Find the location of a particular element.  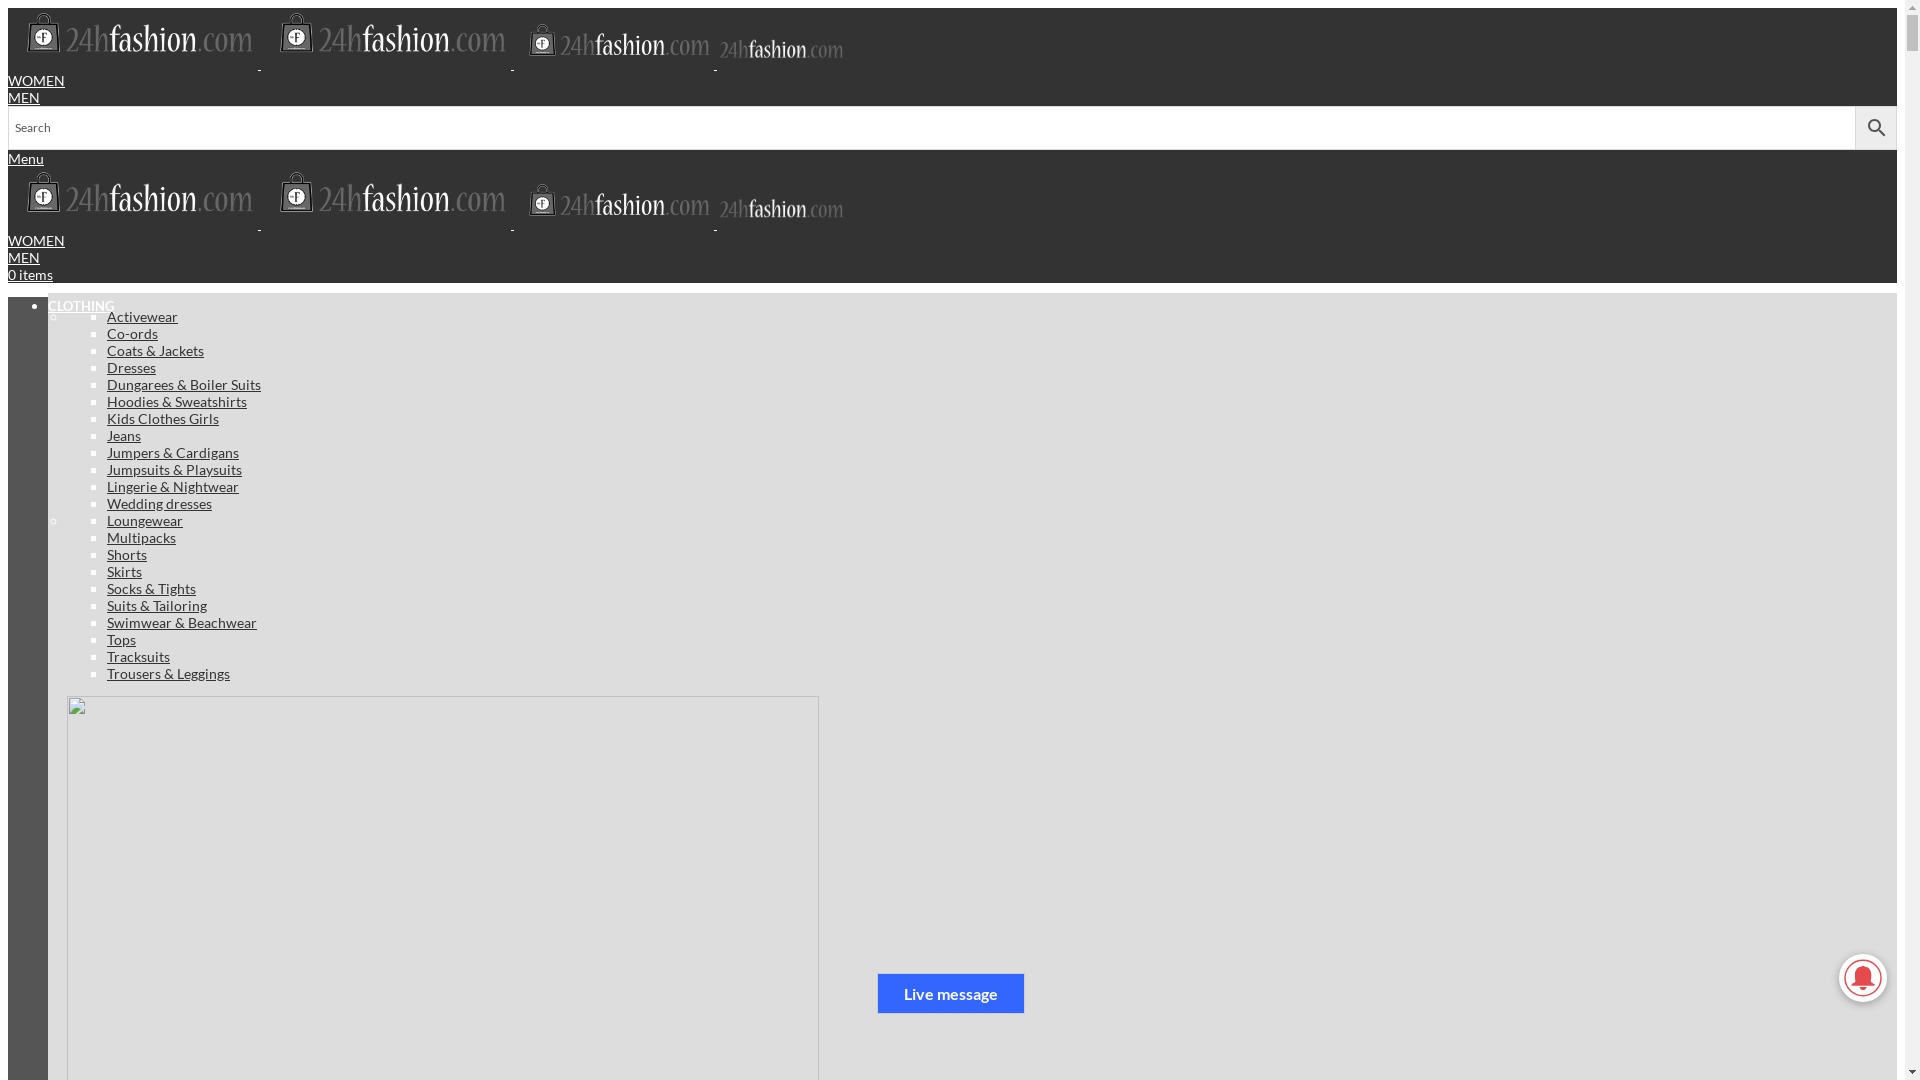

'Shorts' is located at coordinates (105, 554).